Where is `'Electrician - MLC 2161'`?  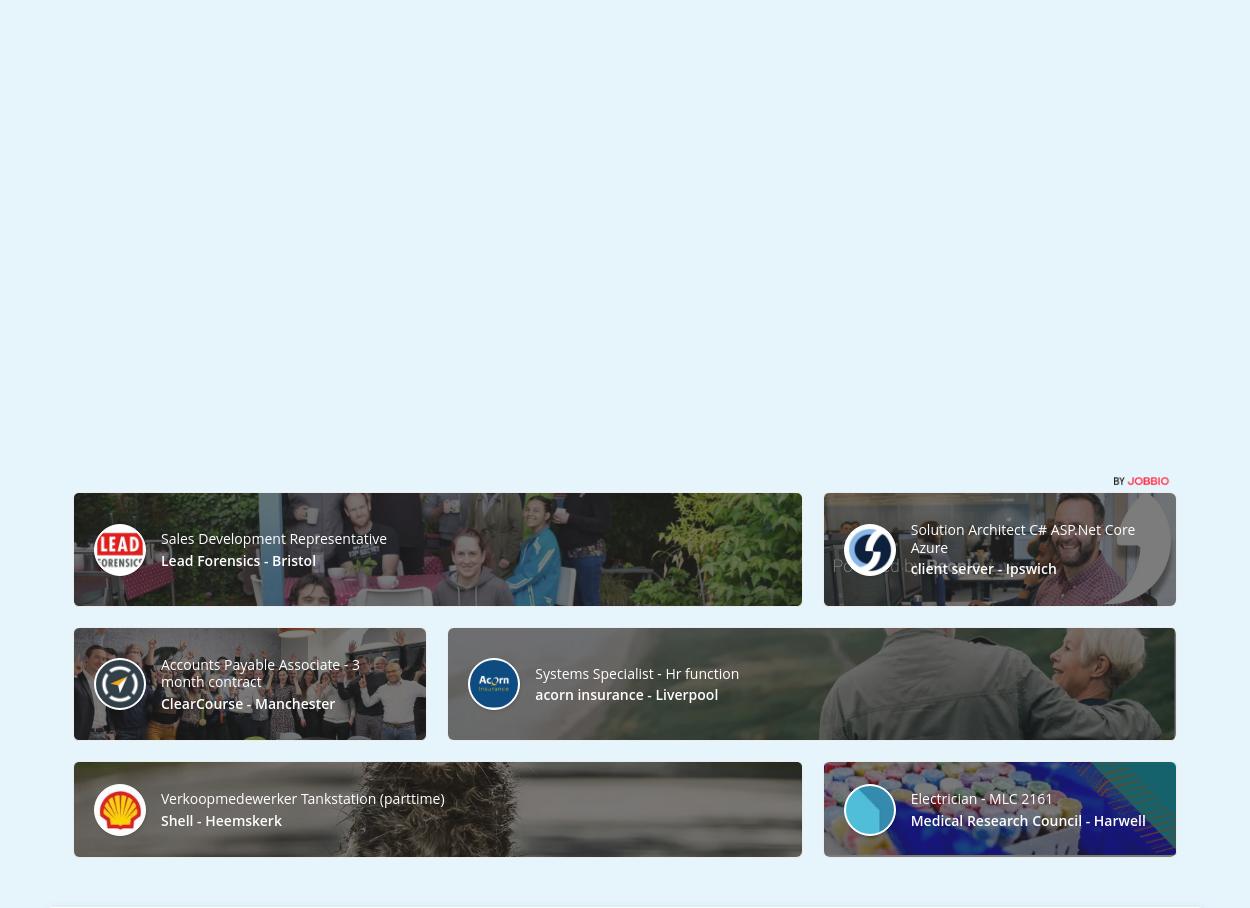 'Electrician - MLC 2161' is located at coordinates (910, 798).